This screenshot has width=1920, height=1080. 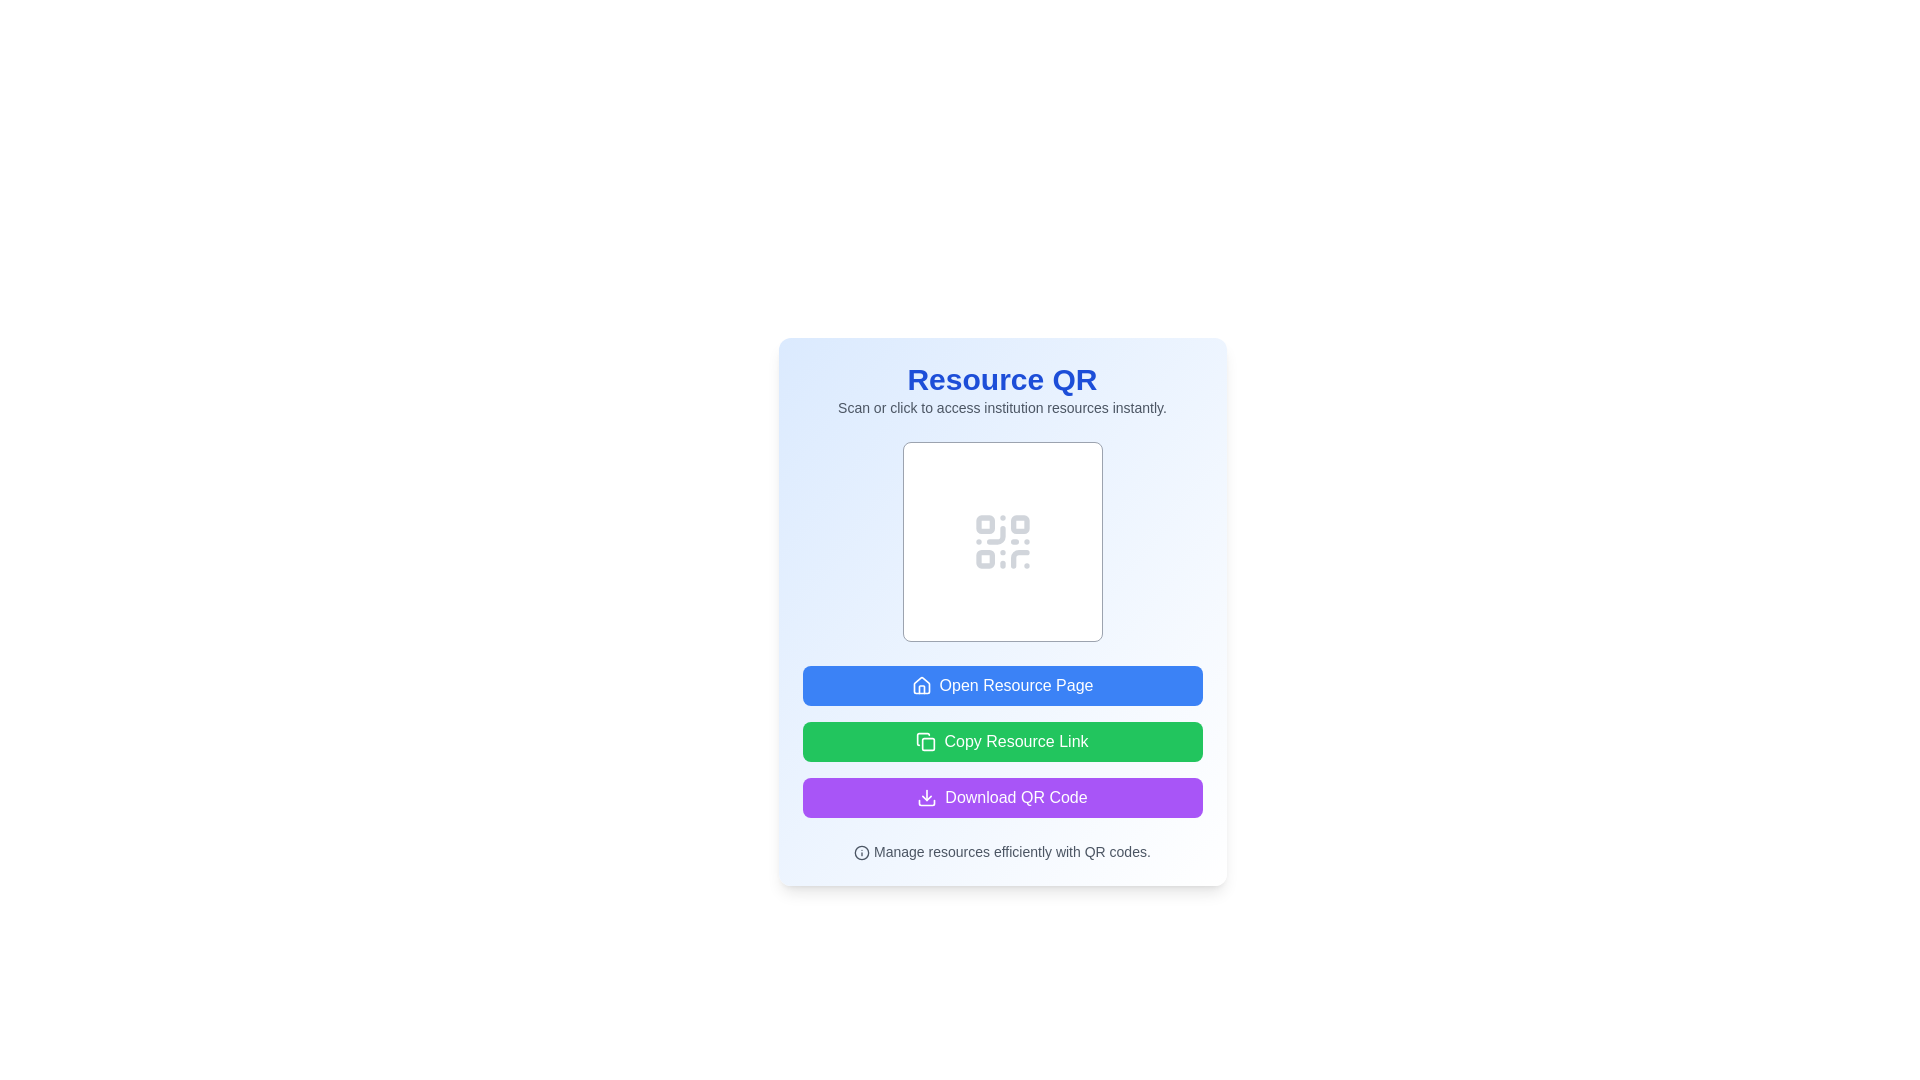 I want to click on the 'Download QR Code' button with a purple background and white text, so click(x=1002, y=797).